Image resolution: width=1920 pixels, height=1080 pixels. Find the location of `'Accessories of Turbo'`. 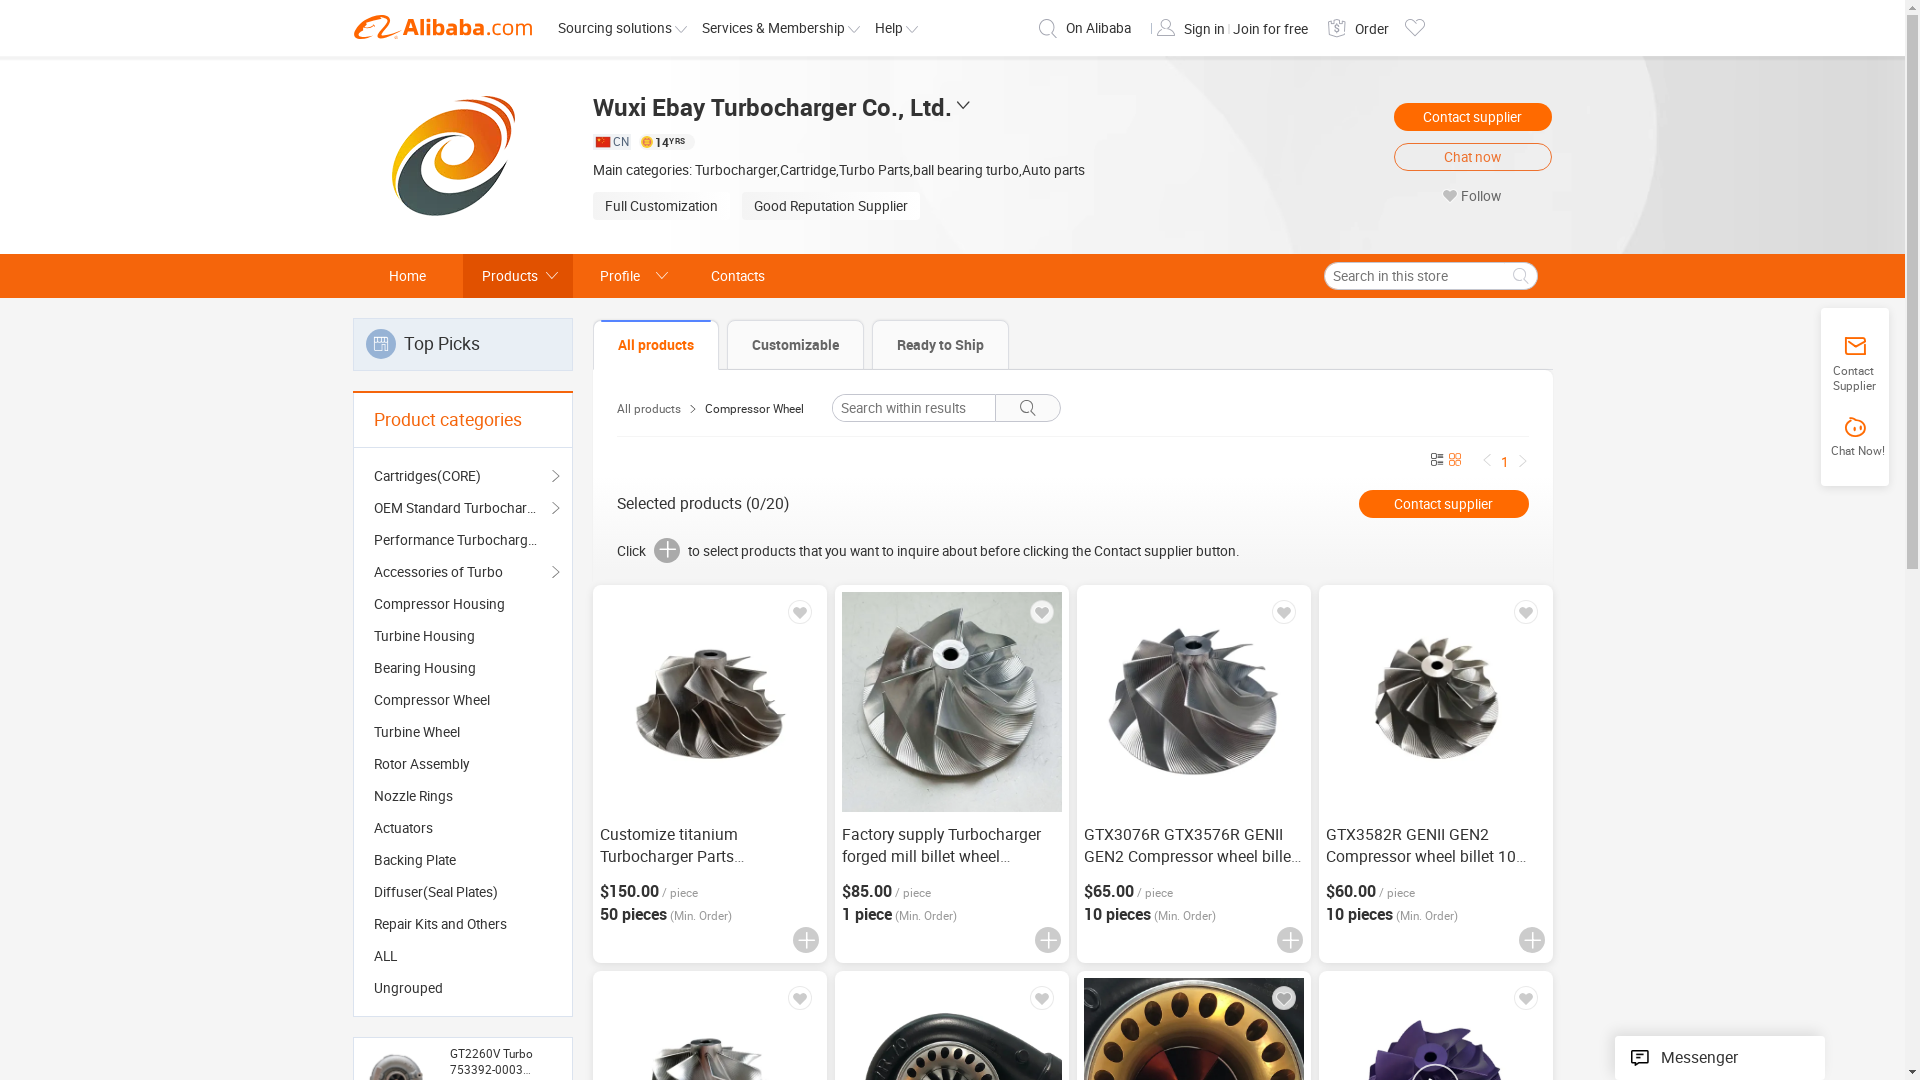

'Accessories of Turbo' is located at coordinates (461, 571).